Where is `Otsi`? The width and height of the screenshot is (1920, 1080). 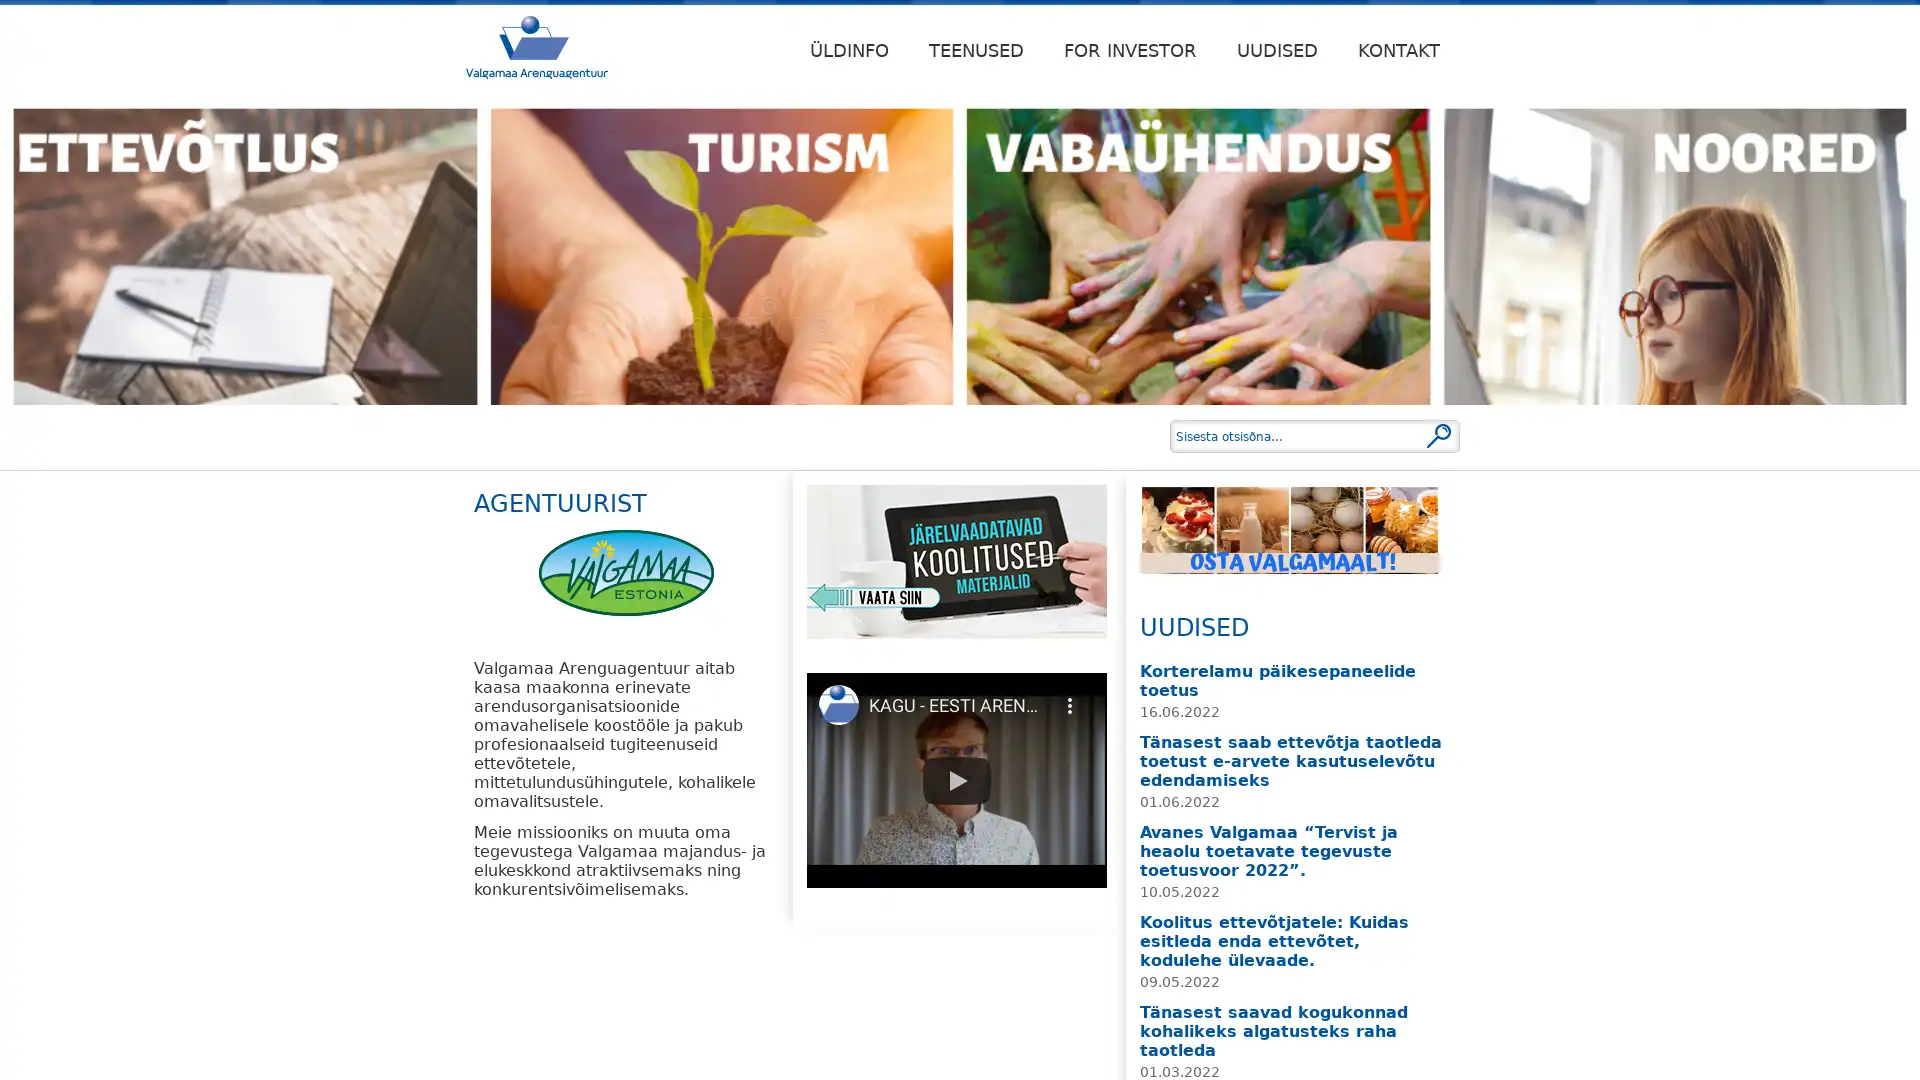 Otsi is located at coordinates (1438, 434).